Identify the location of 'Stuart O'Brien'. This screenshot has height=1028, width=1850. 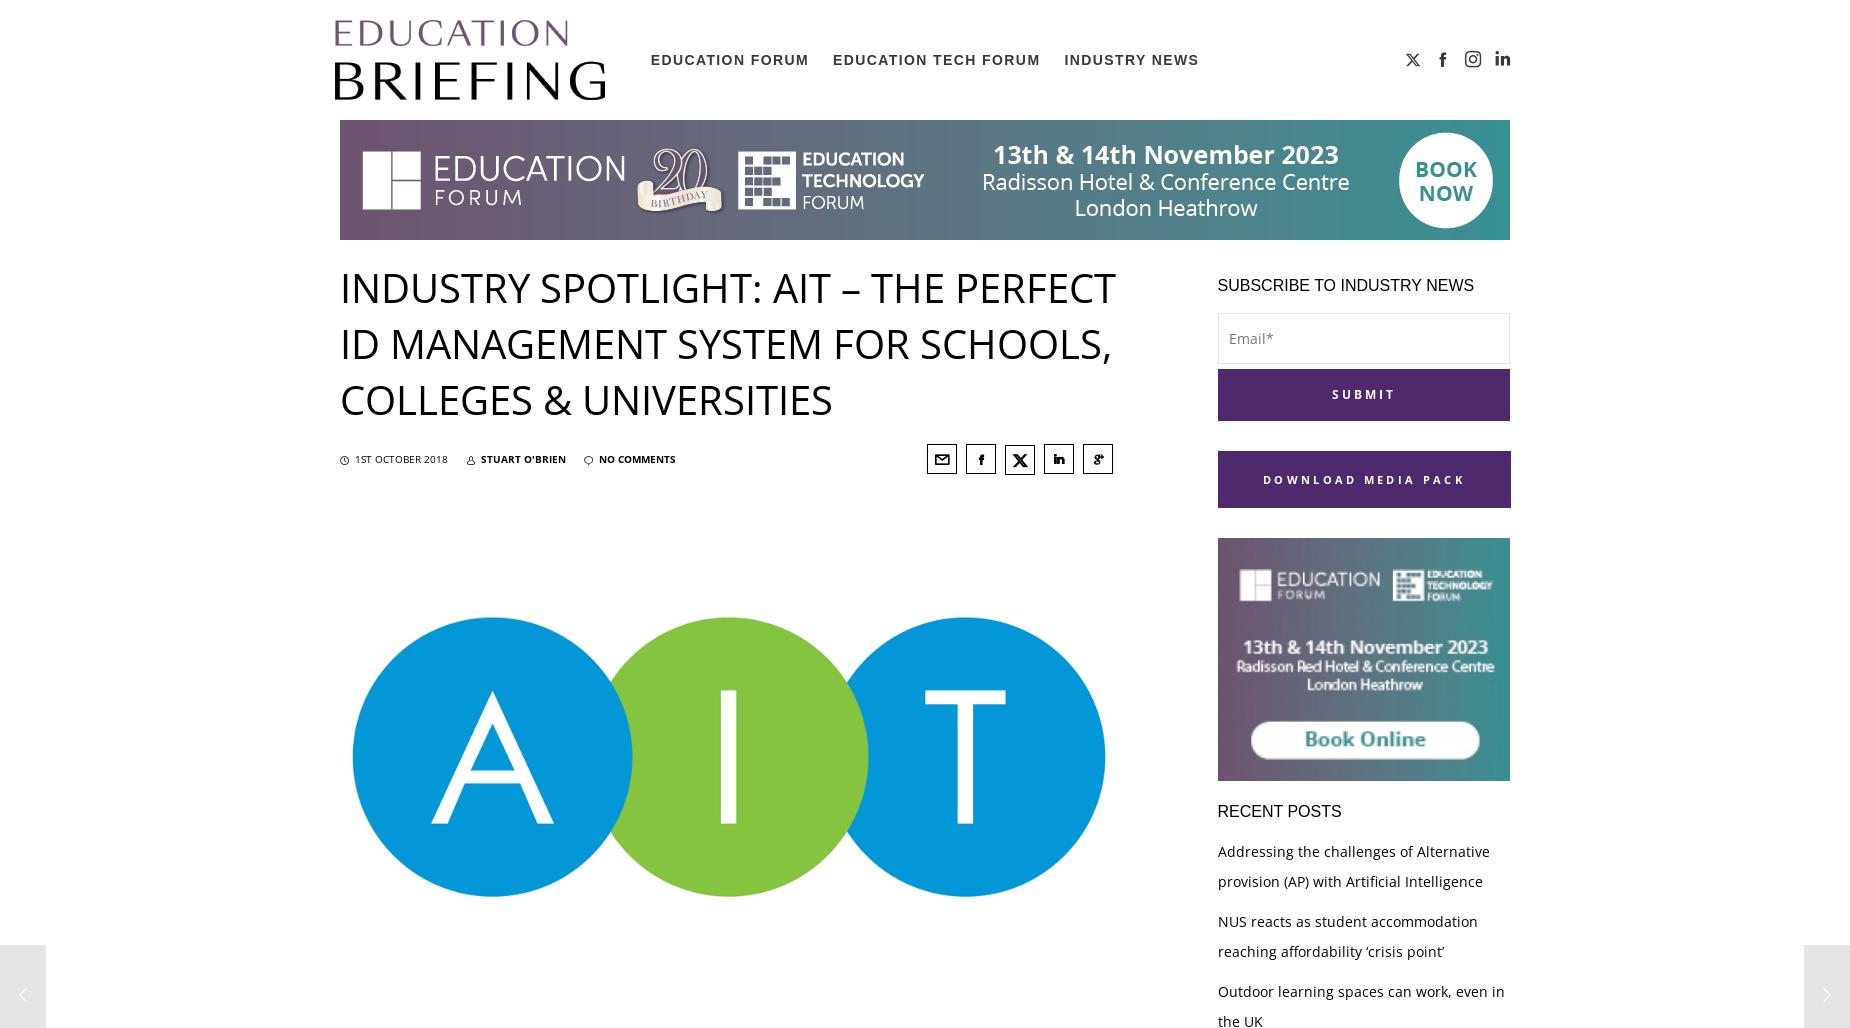
(523, 458).